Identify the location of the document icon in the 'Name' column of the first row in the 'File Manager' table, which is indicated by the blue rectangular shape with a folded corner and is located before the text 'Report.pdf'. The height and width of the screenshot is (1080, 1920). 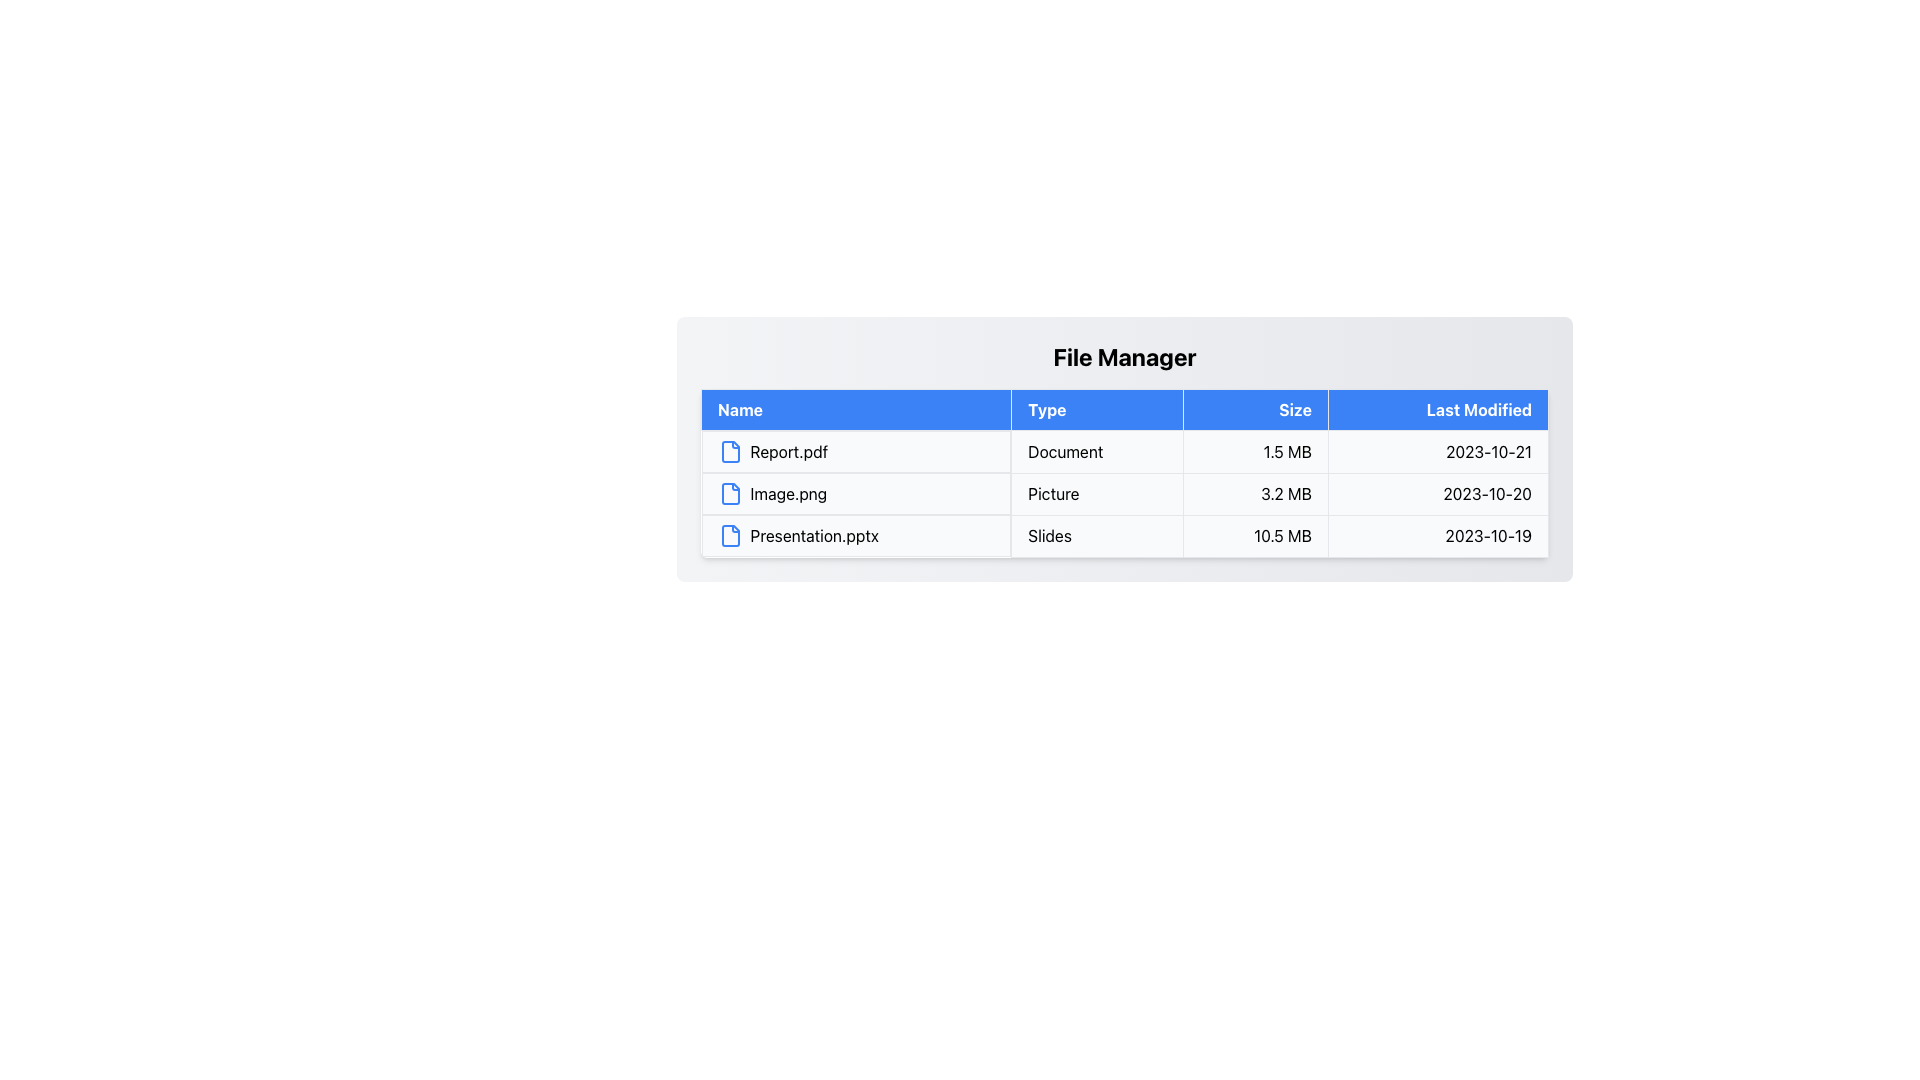
(729, 451).